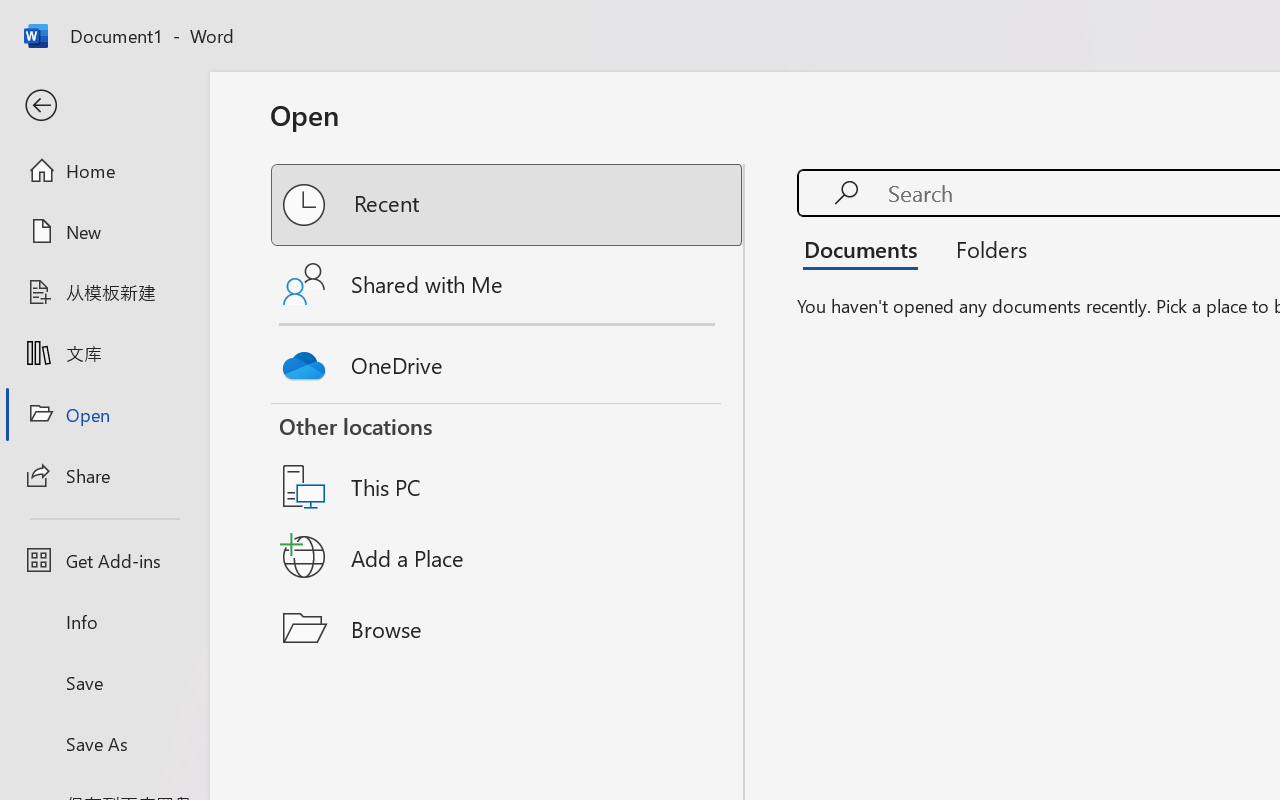 This screenshot has height=800, width=1280. Describe the element at coordinates (508, 284) in the screenshot. I see `'Shared with Me'` at that location.